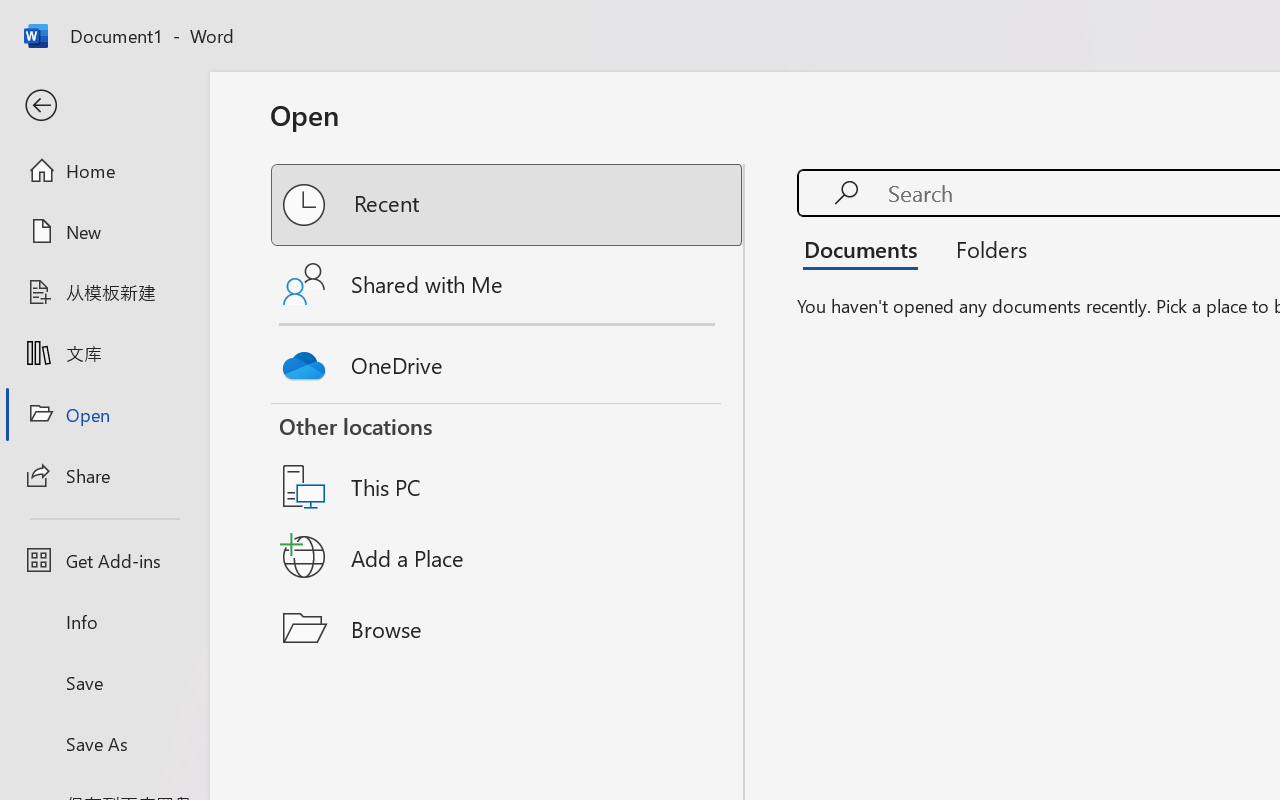 This screenshot has height=800, width=1280. Describe the element at coordinates (508, 284) in the screenshot. I see `'Shared with Me'` at that location.